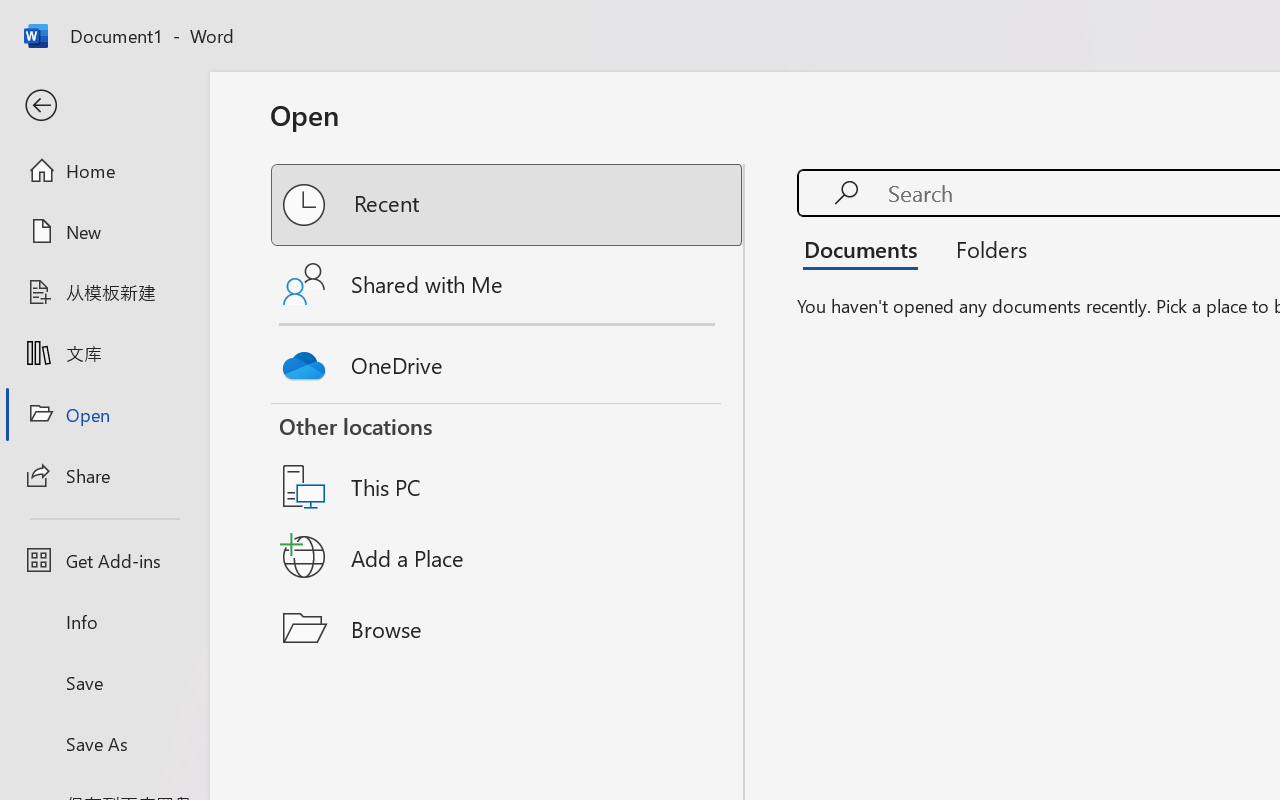 This screenshot has height=800, width=1280. Describe the element at coordinates (508, 284) in the screenshot. I see `'Shared with Me'` at that location.